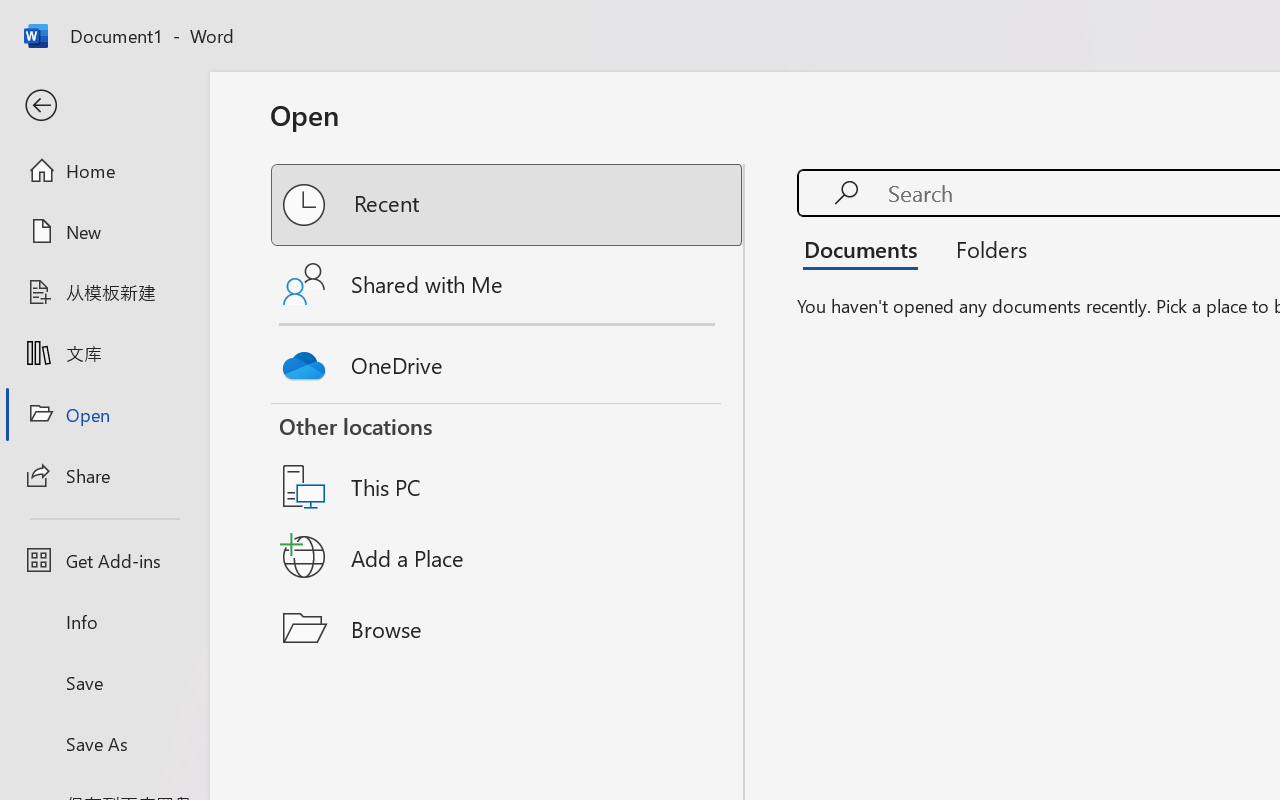 This screenshot has height=800, width=1280. Describe the element at coordinates (508, 284) in the screenshot. I see `'Shared with Me'` at that location.